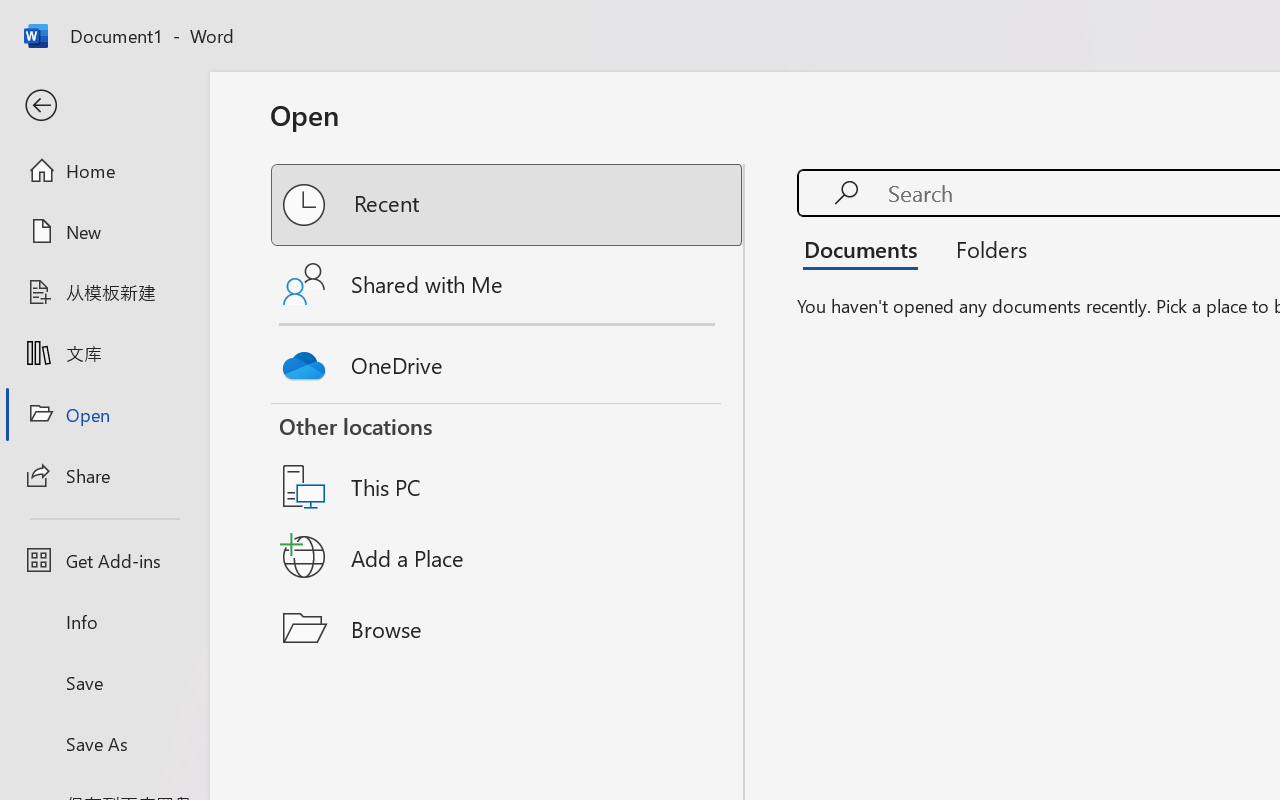 This screenshot has height=800, width=1280. Describe the element at coordinates (508, 284) in the screenshot. I see `'Shared with Me'` at that location.